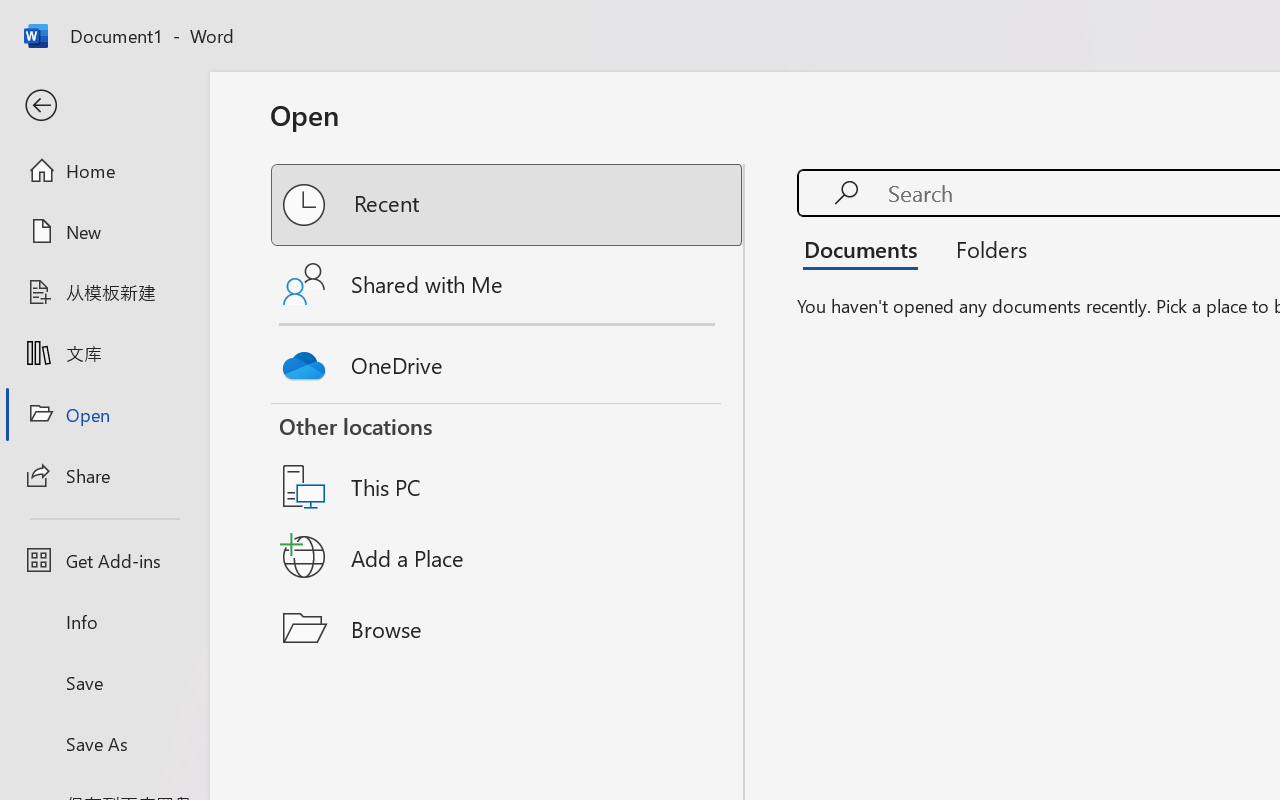 This screenshot has height=800, width=1280. Describe the element at coordinates (508, 284) in the screenshot. I see `'Shared with Me'` at that location.